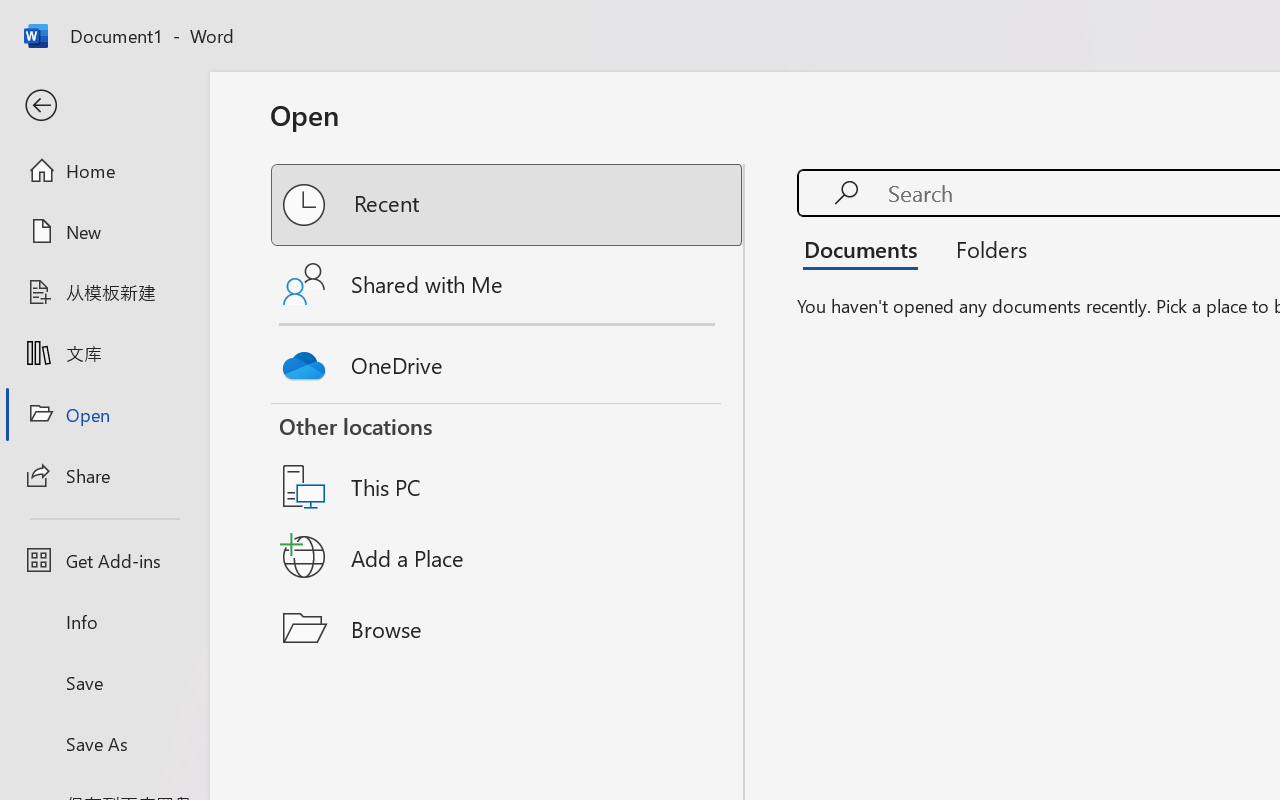 This screenshot has height=800, width=1280. Describe the element at coordinates (508, 284) in the screenshot. I see `'Shared with Me'` at that location.